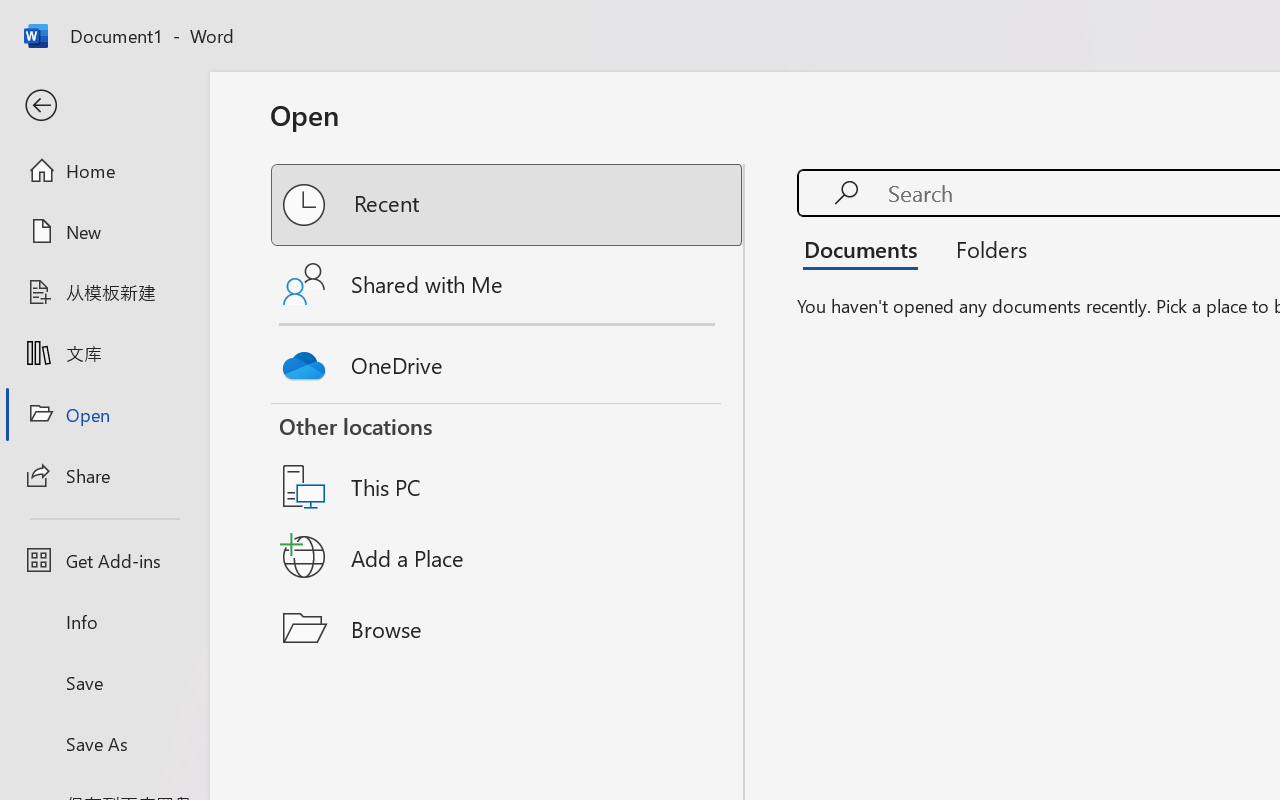 This screenshot has height=800, width=1280. Describe the element at coordinates (508, 284) in the screenshot. I see `'Shared with Me'` at that location.